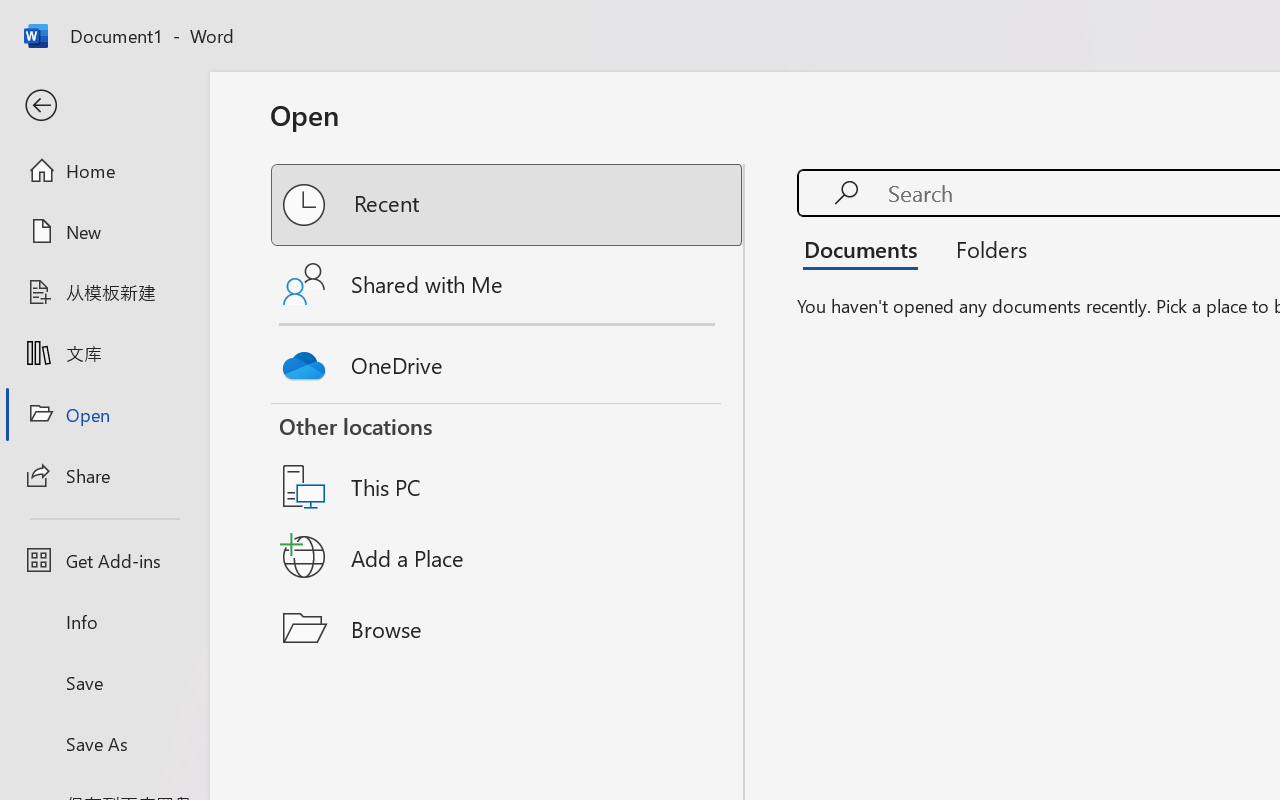 This screenshot has height=800, width=1280. Describe the element at coordinates (508, 284) in the screenshot. I see `'Shared with Me'` at that location.